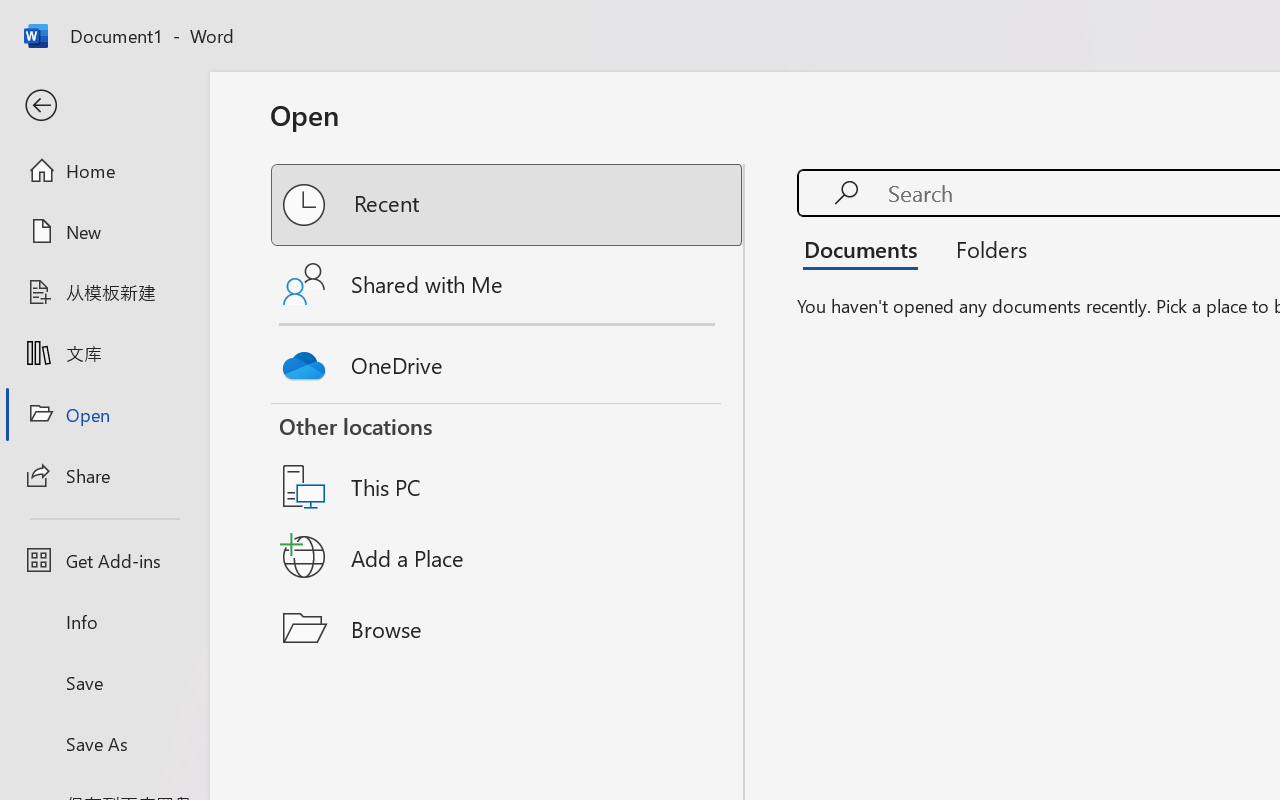 This screenshot has height=800, width=1280. Describe the element at coordinates (508, 284) in the screenshot. I see `'Shared with Me'` at that location.